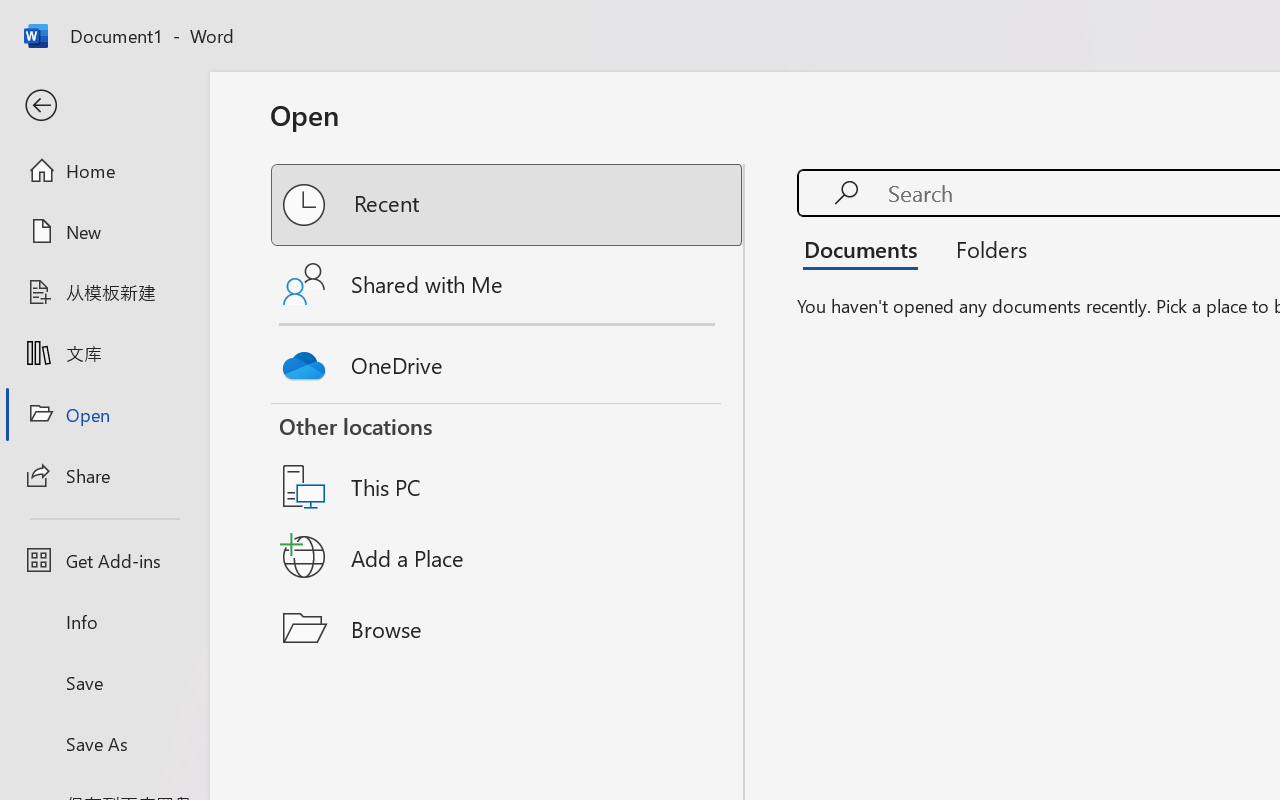 This screenshot has height=800, width=1280. Describe the element at coordinates (508, 284) in the screenshot. I see `'Shared with Me'` at that location.